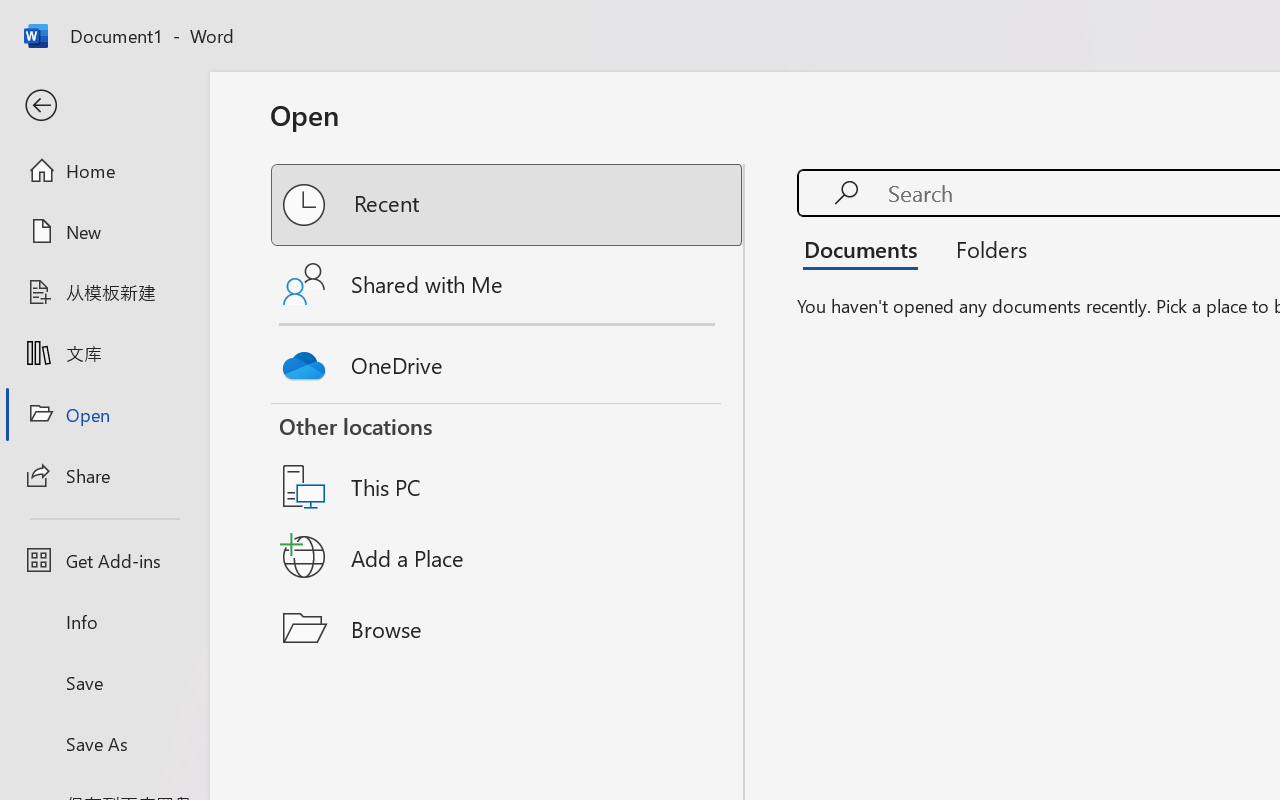 This screenshot has height=800, width=1280. Describe the element at coordinates (508, 284) in the screenshot. I see `'Shared with Me'` at that location.